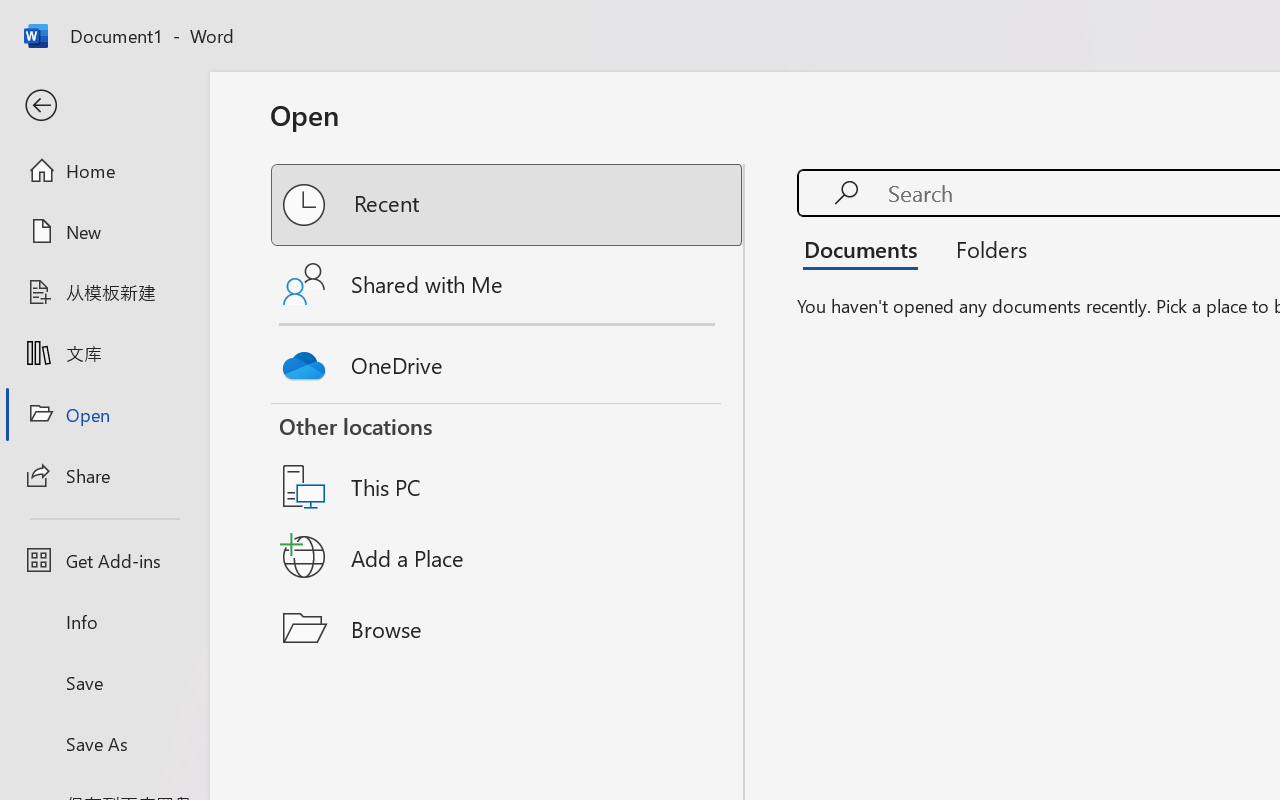 This screenshot has height=800, width=1280. Describe the element at coordinates (508, 284) in the screenshot. I see `'Shared with Me'` at that location.